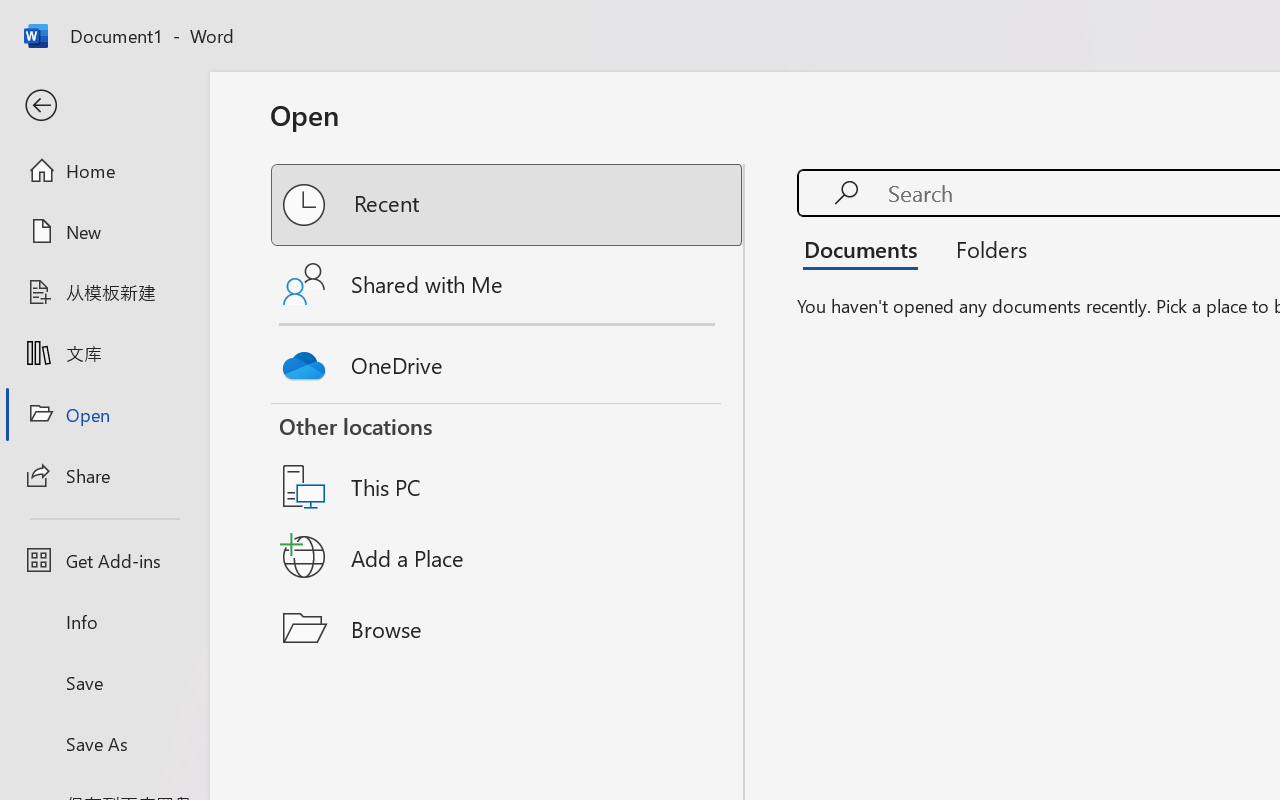 This screenshot has height=800, width=1280. Describe the element at coordinates (508, 284) in the screenshot. I see `'Shared with Me'` at that location.